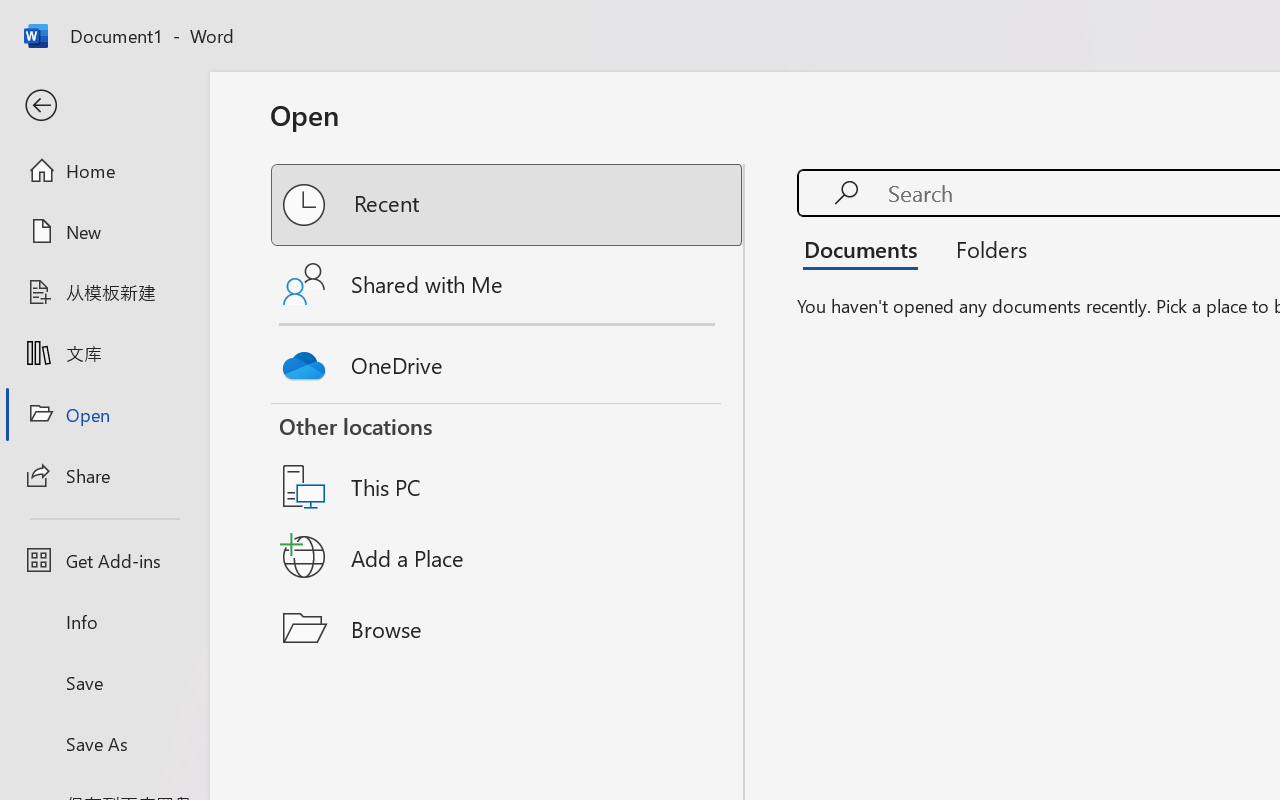 This screenshot has height=800, width=1280. Describe the element at coordinates (508, 284) in the screenshot. I see `'Shared with Me'` at that location.